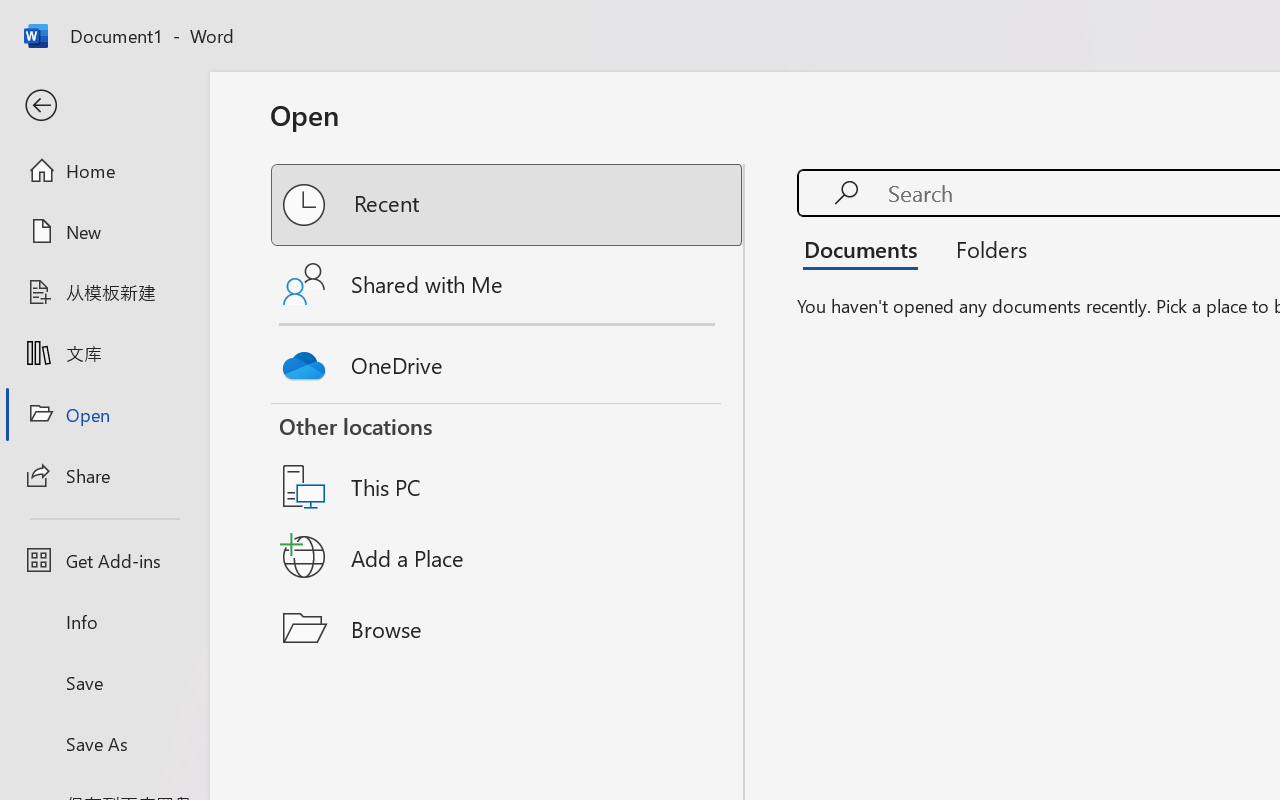 This screenshot has height=800, width=1280. Describe the element at coordinates (508, 284) in the screenshot. I see `'Shared with Me'` at that location.